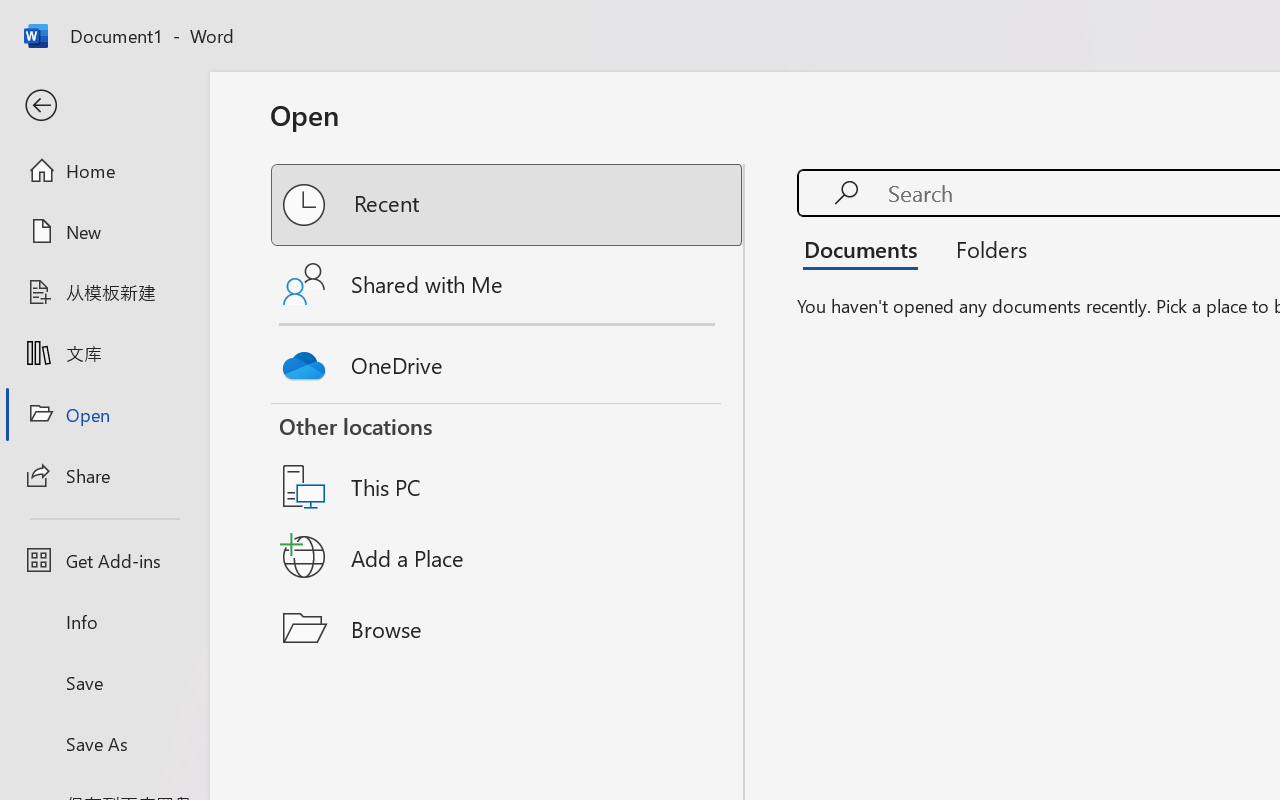 This screenshot has height=800, width=1280. Describe the element at coordinates (508, 284) in the screenshot. I see `'Shared with Me'` at that location.